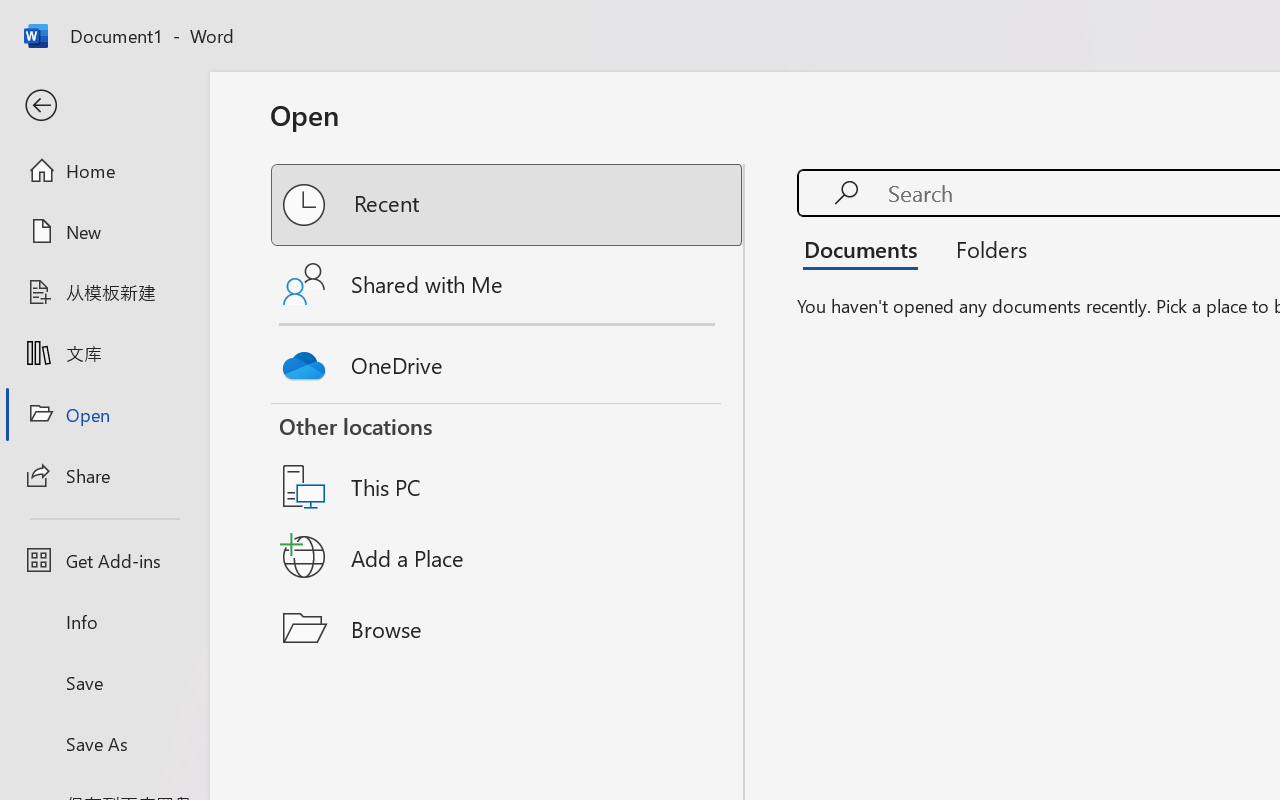 This screenshot has height=800, width=1280. Describe the element at coordinates (508, 284) in the screenshot. I see `'Shared with Me'` at that location.